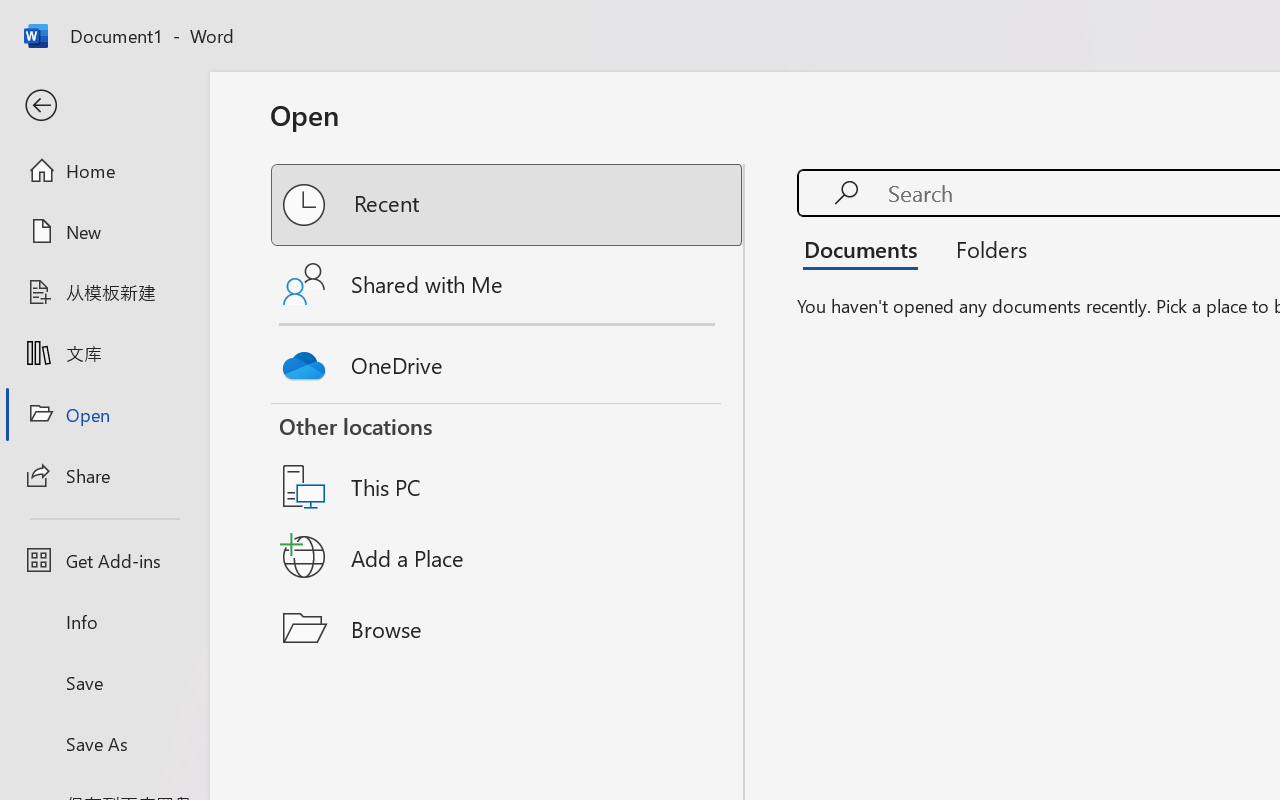 This screenshot has height=800, width=1280. Describe the element at coordinates (508, 284) in the screenshot. I see `'Shared with Me'` at that location.